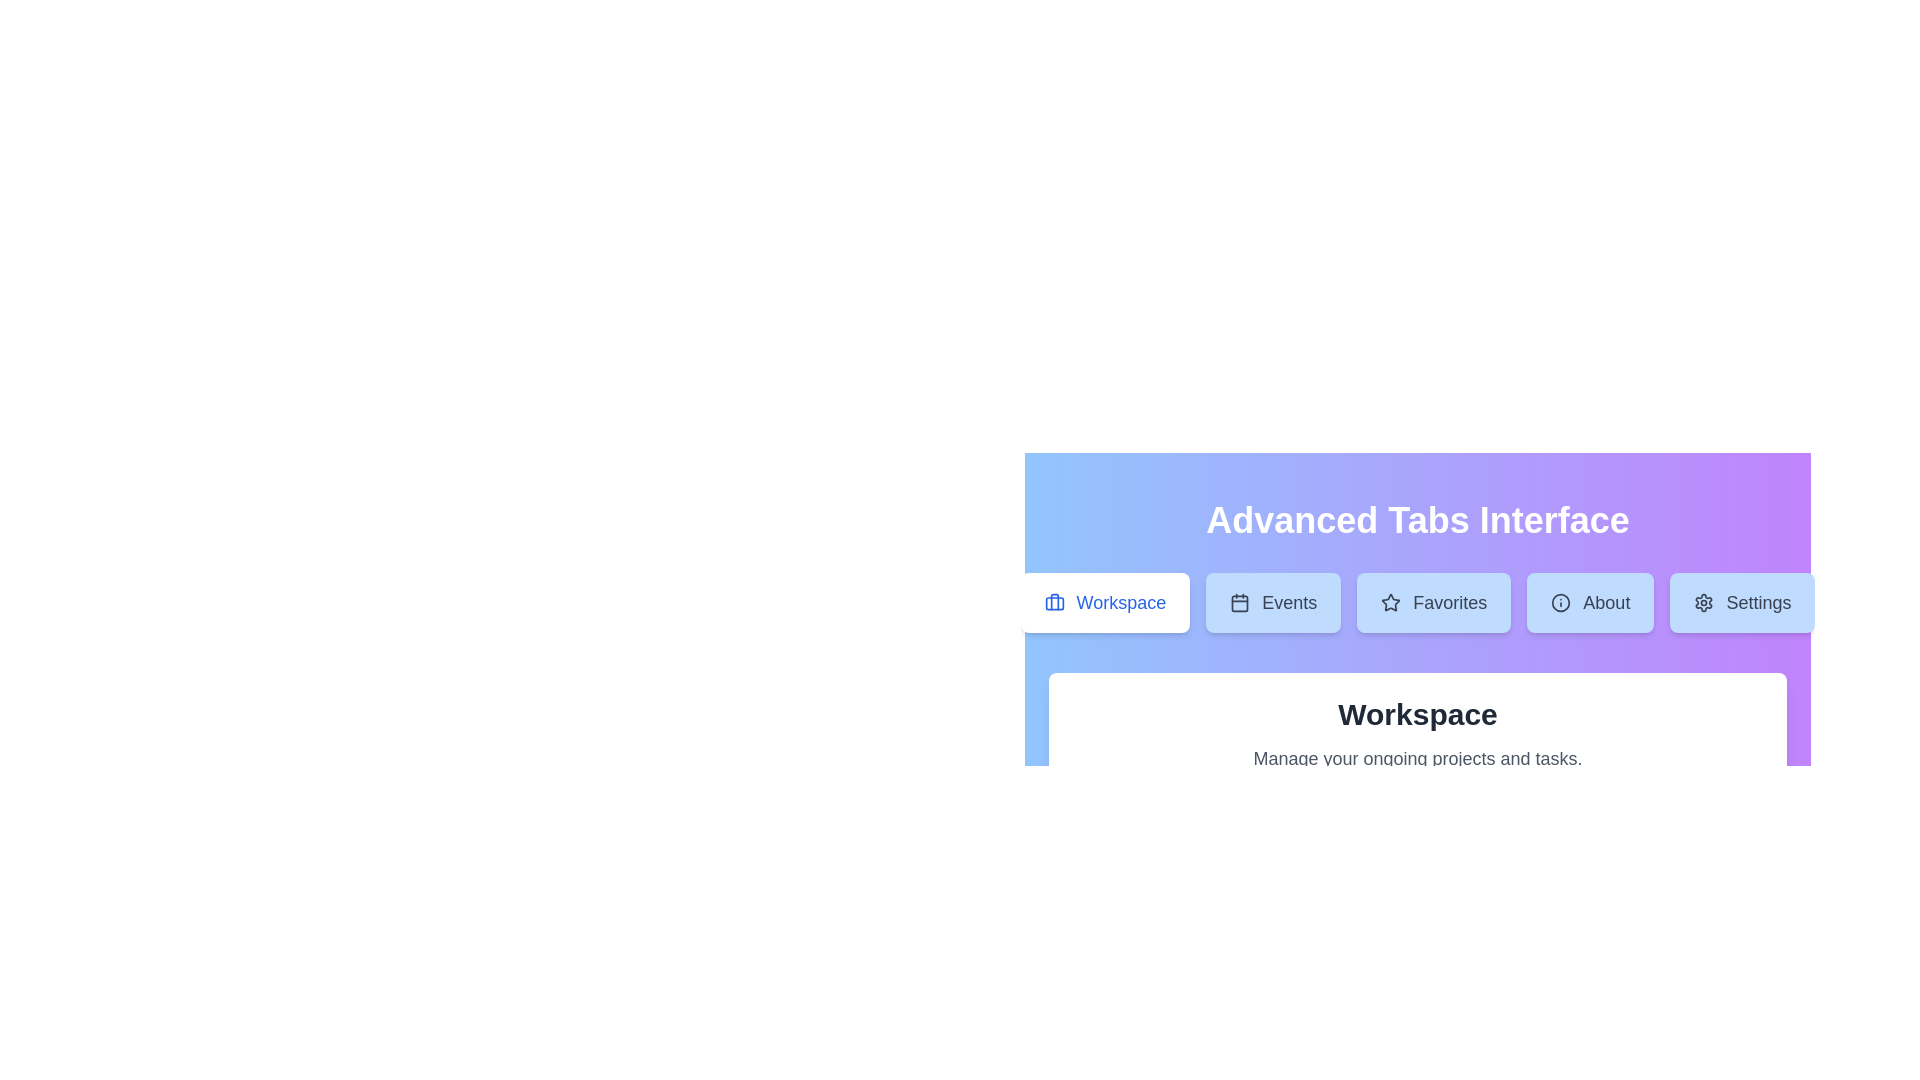 The width and height of the screenshot is (1920, 1080). I want to click on the central cogwheel design of the settings icon located at the far right of the horizontal navigation menu, so click(1703, 601).